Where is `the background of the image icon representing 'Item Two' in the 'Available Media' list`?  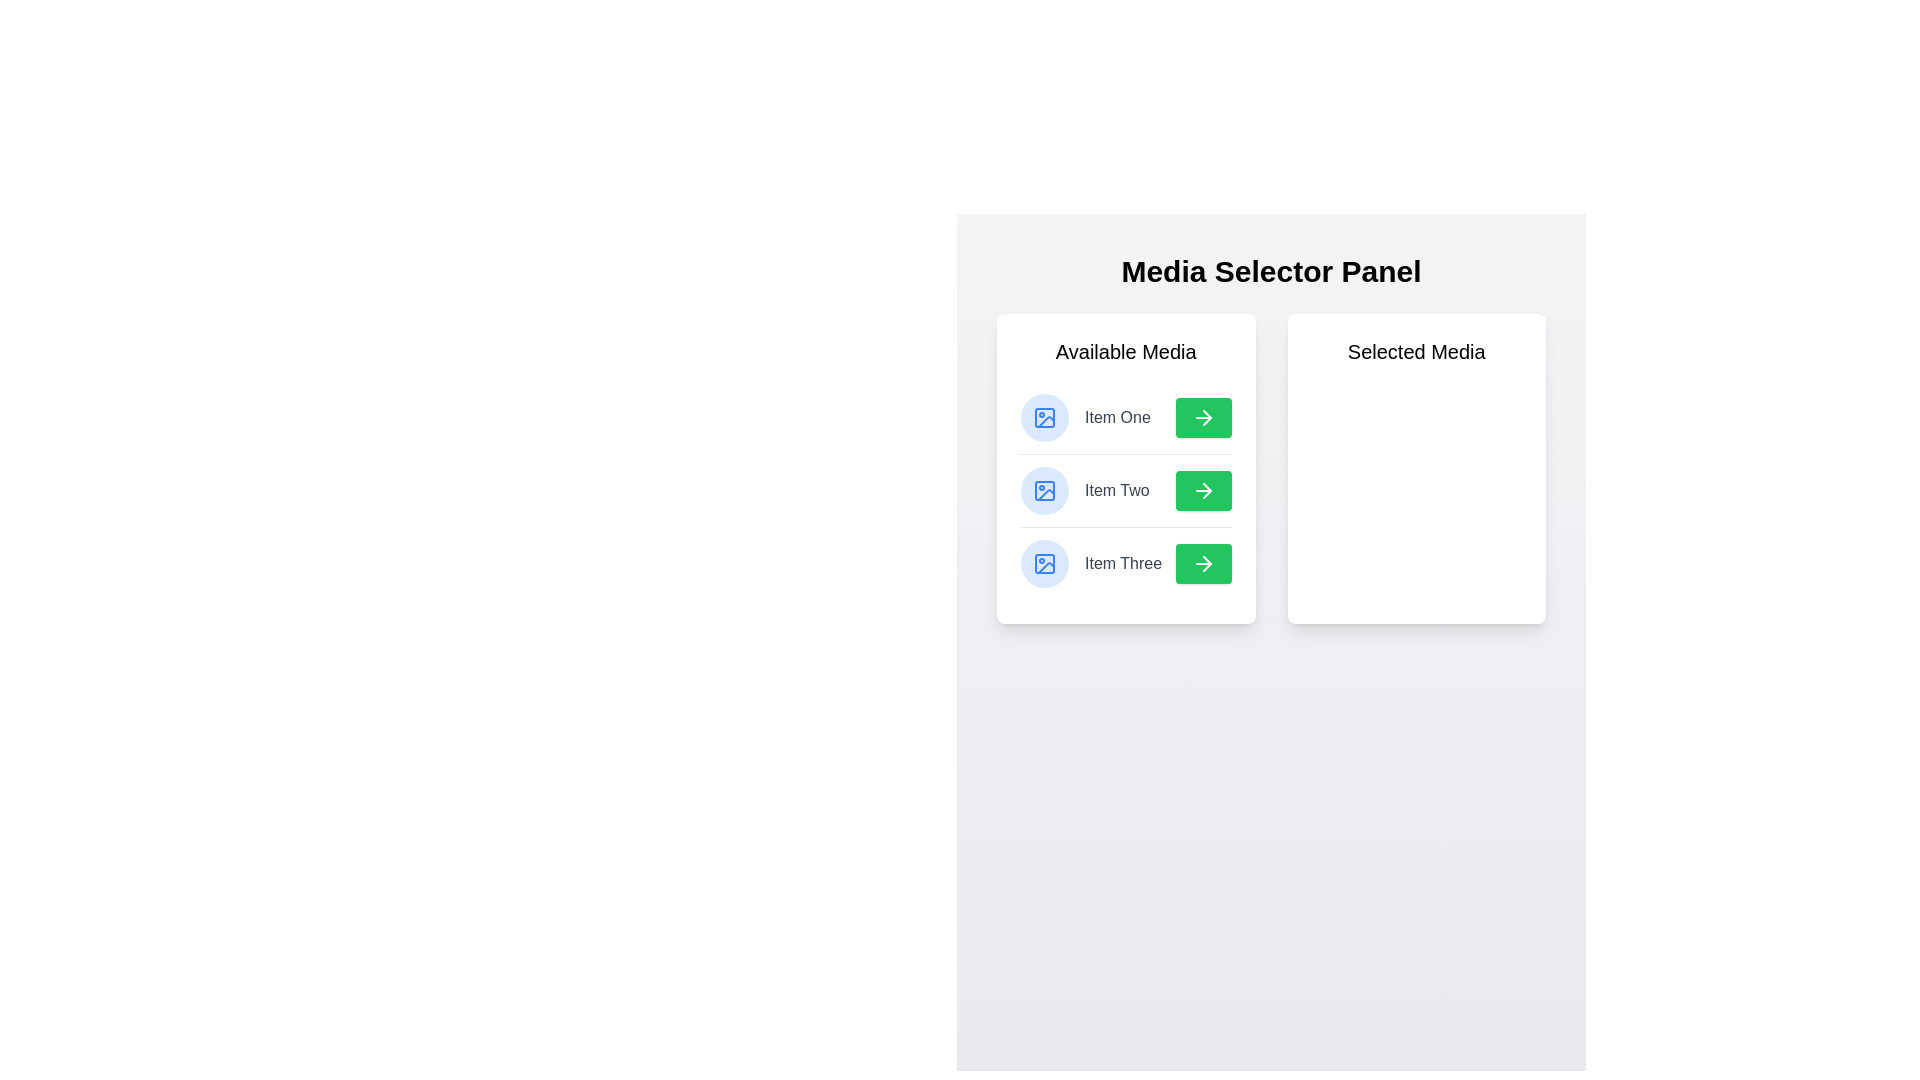
the background of the image icon representing 'Item Two' in the 'Available Media' list is located at coordinates (1044, 490).